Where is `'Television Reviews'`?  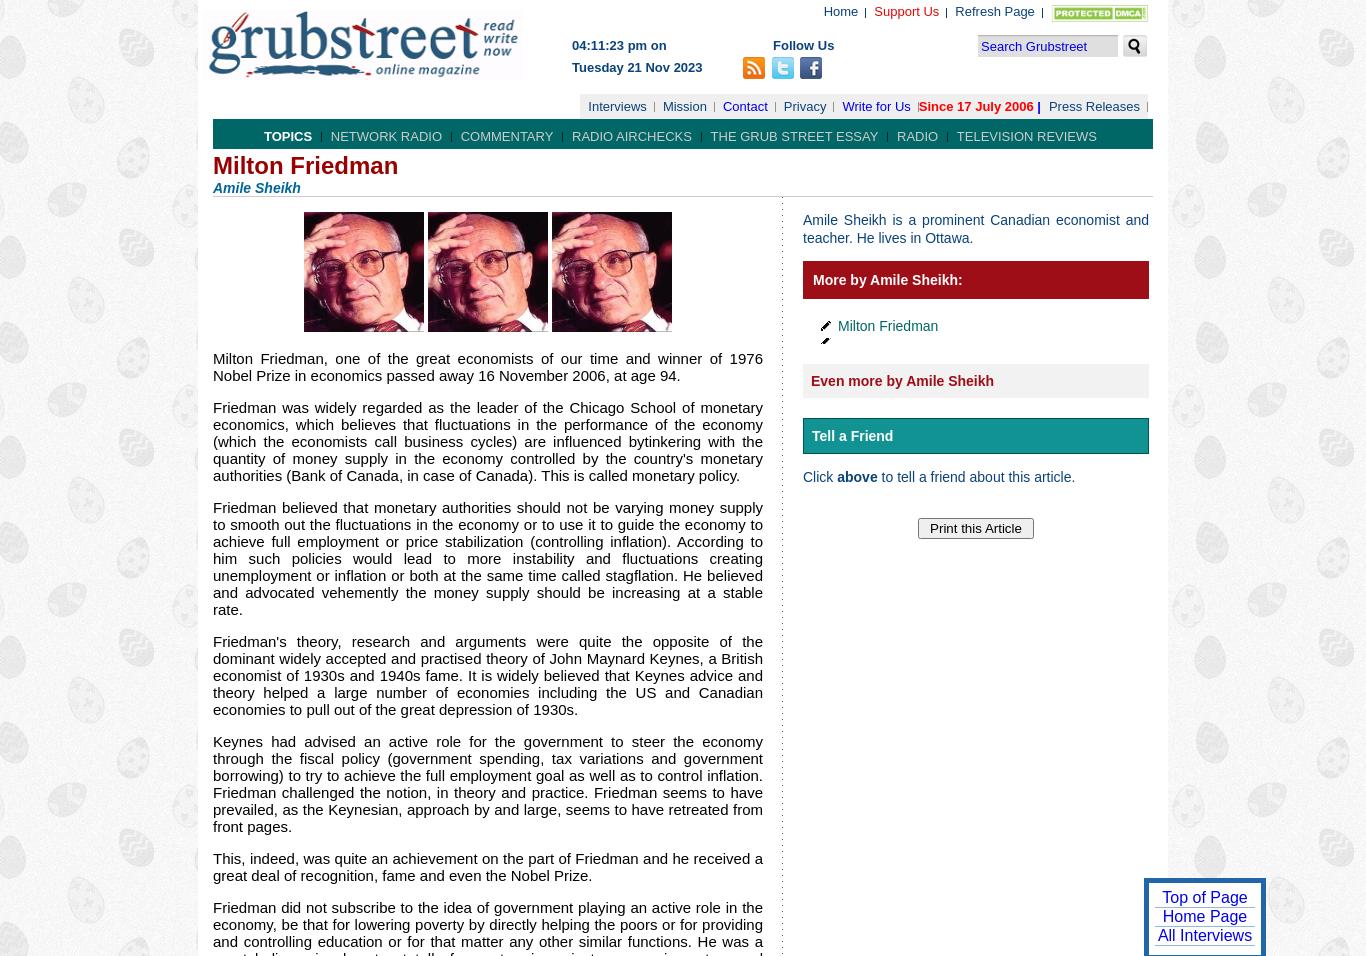
'Television Reviews' is located at coordinates (956, 136).